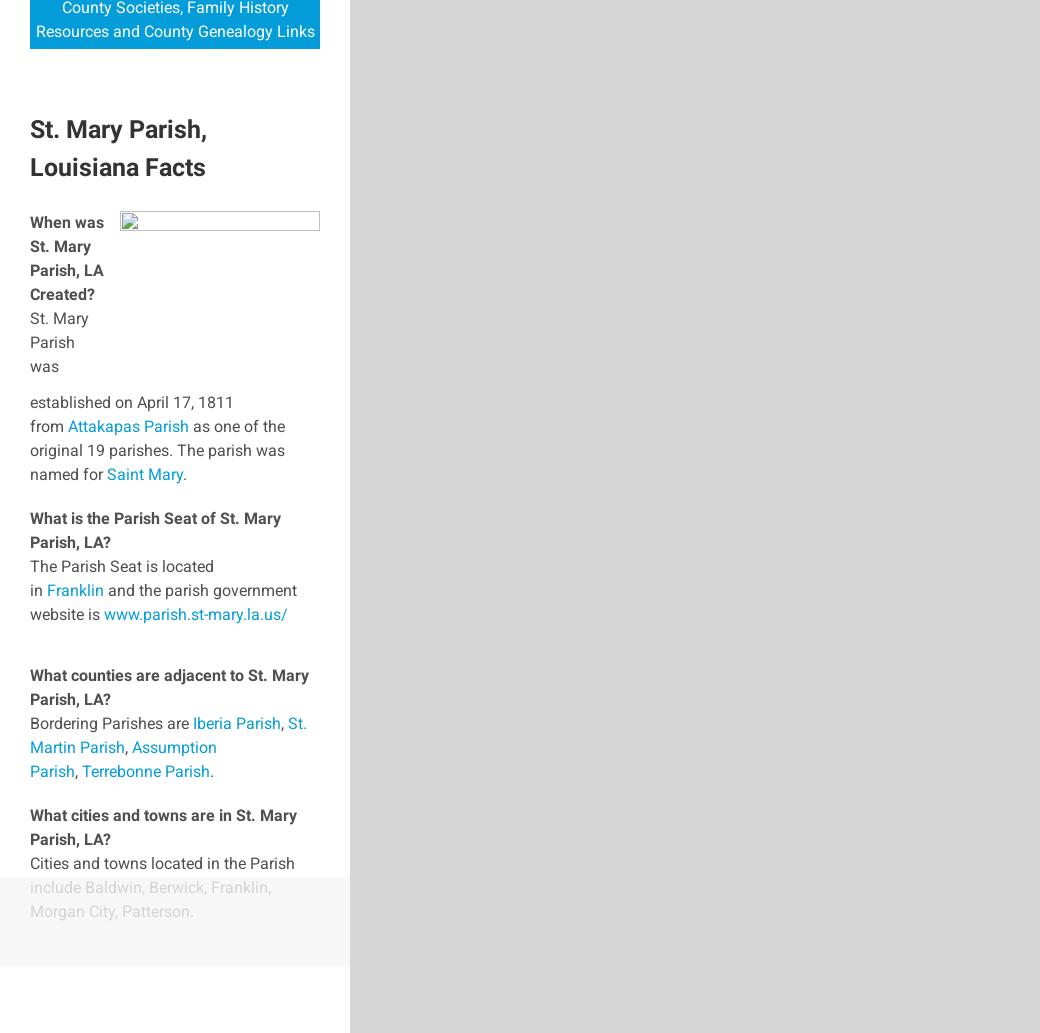 The width and height of the screenshot is (1040, 1033). I want to click on 'When was St. Mary Parish, LA Created?', so click(65, 256).